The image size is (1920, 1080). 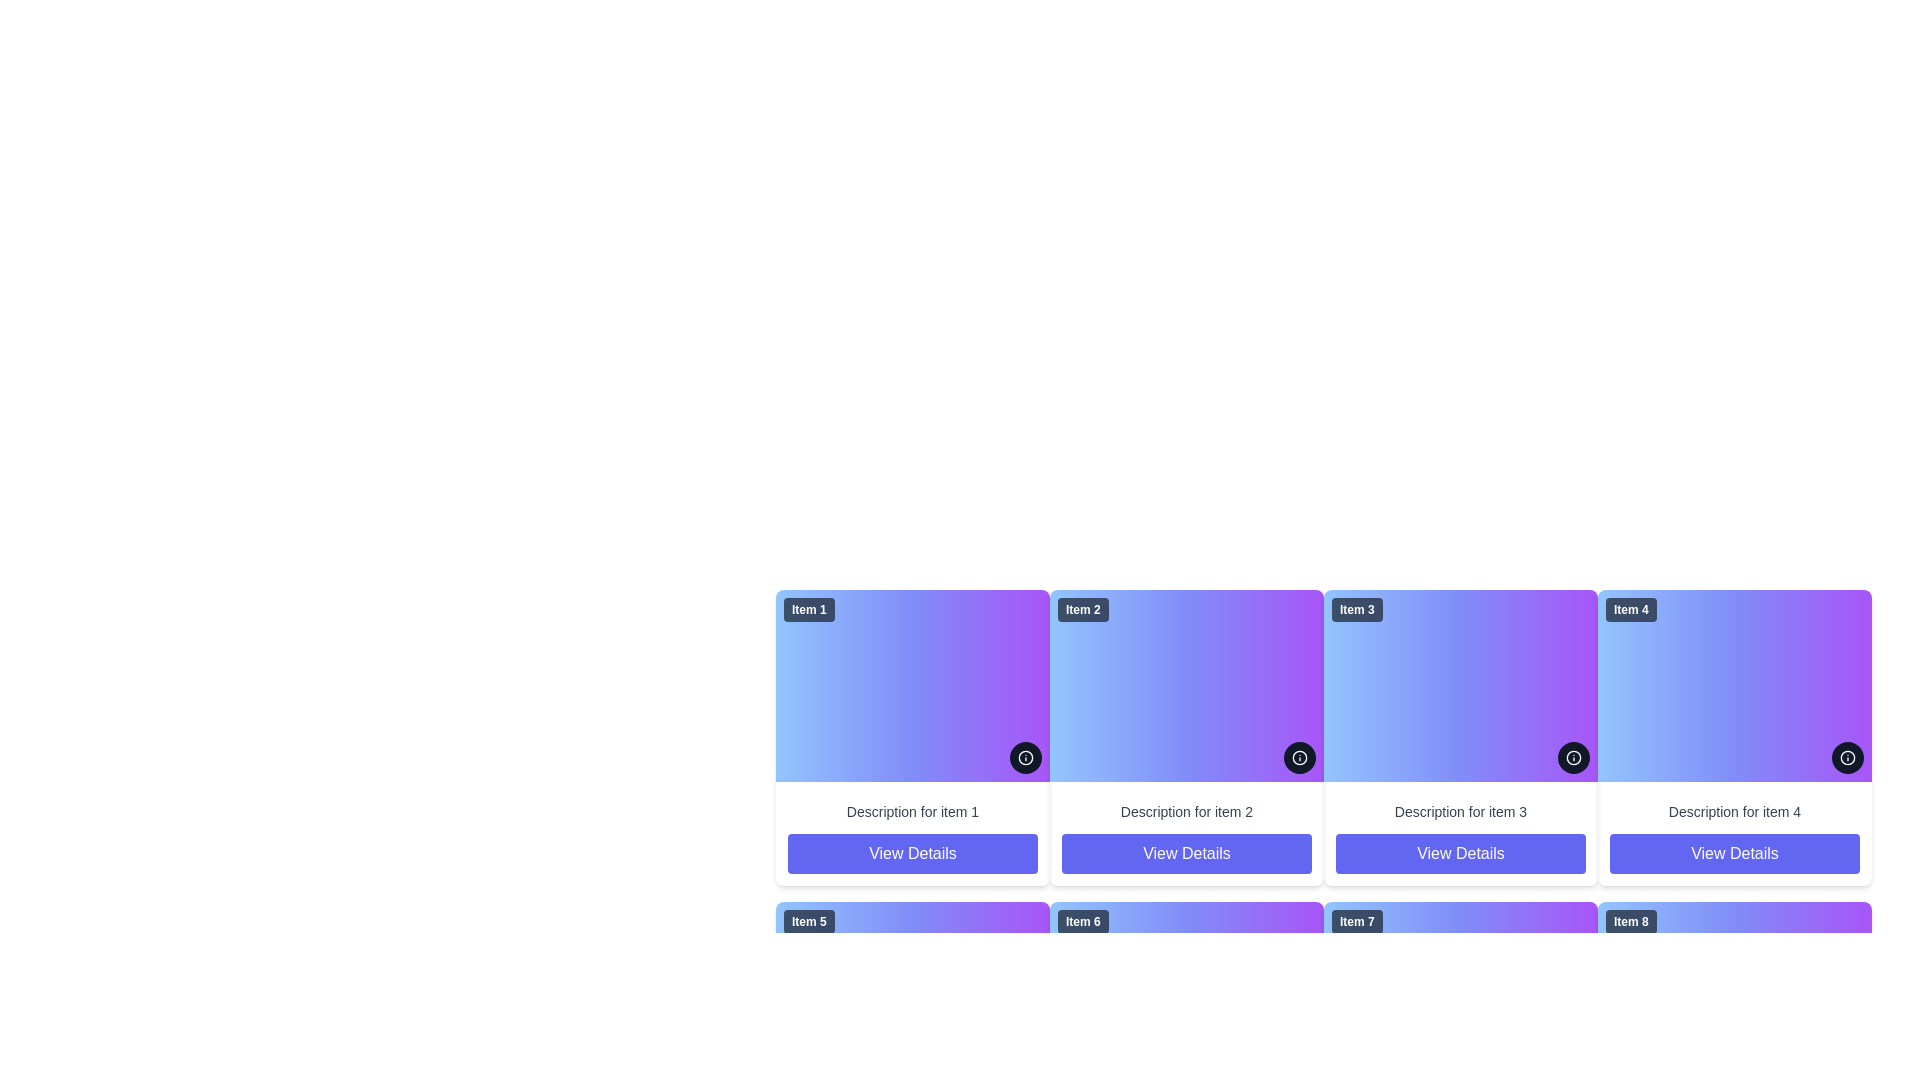 What do you see at coordinates (1357, 921) in the screenshot?
I see `the Label in the top-left corner of the seventh card, which has a gradient from blue to purple, to read the text` at bounding box center [1357, 921].